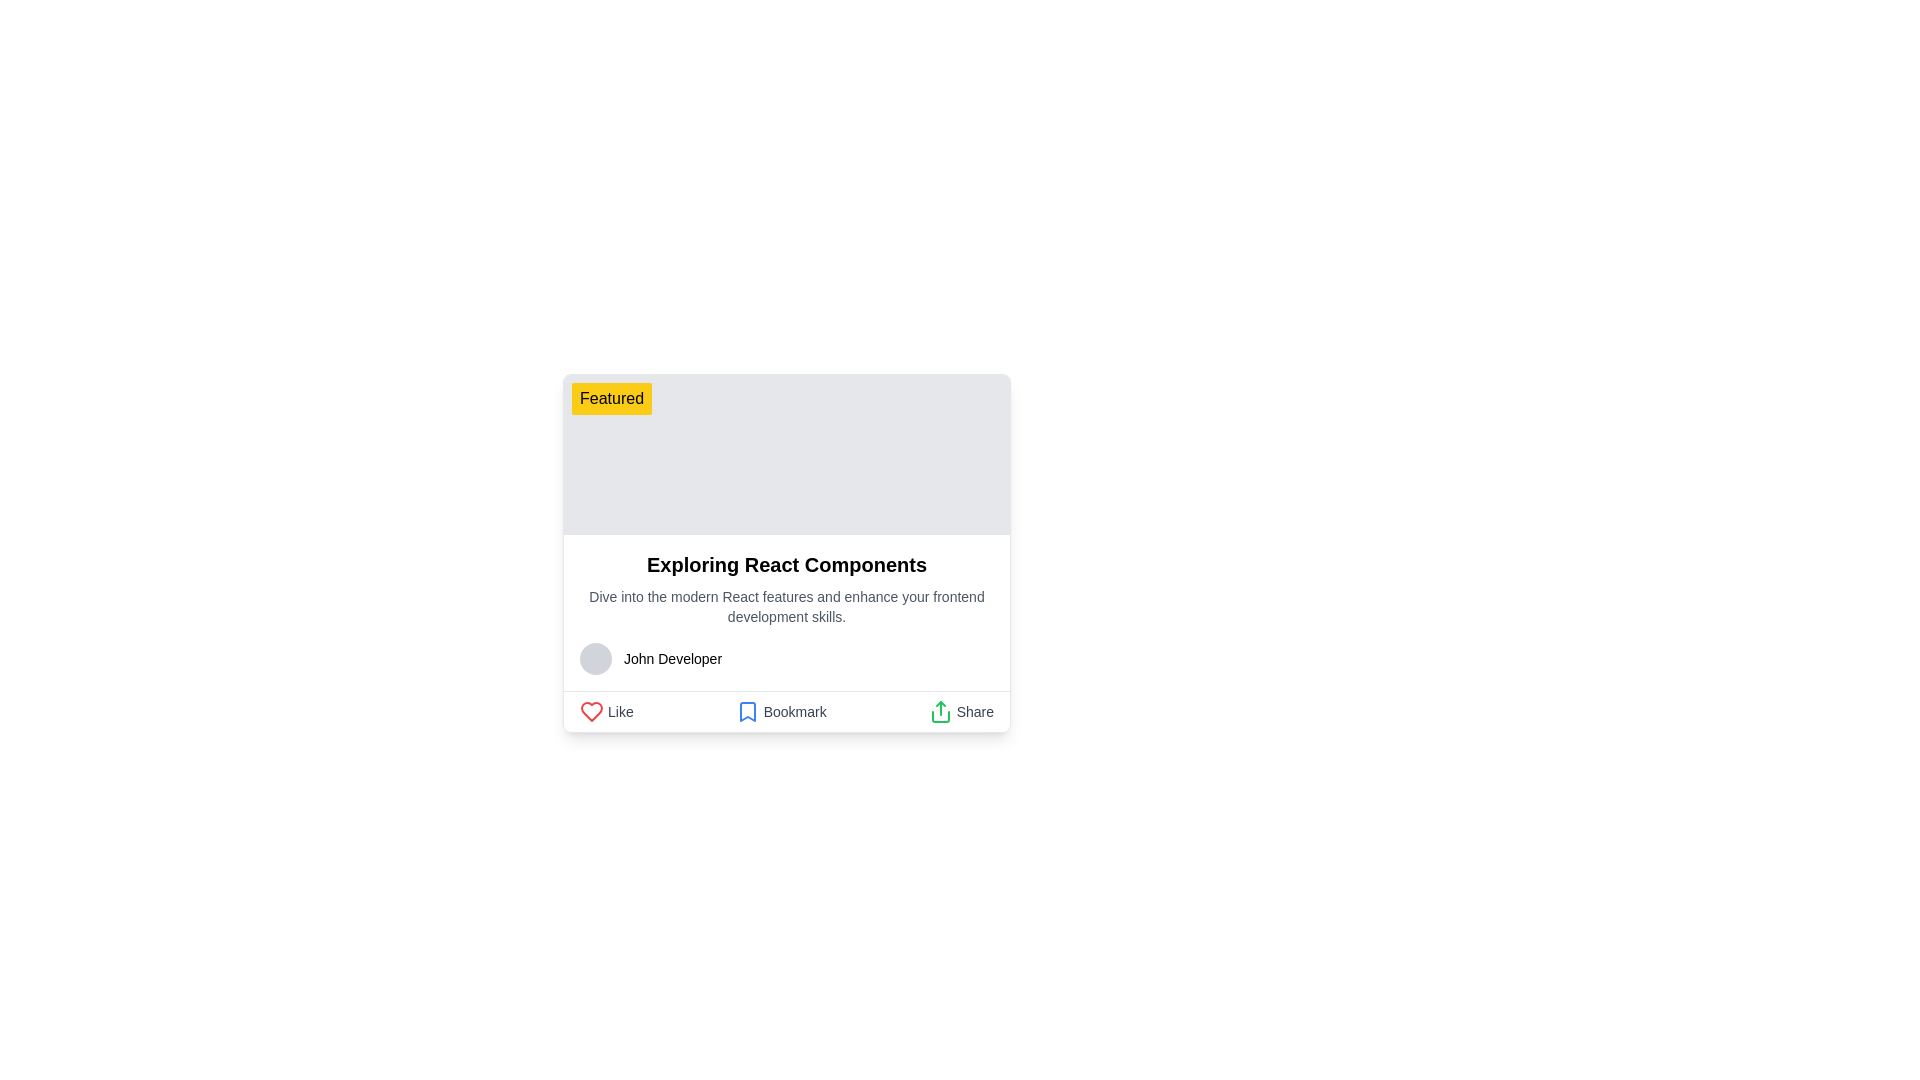  Describe the element at coordinates (961, 711) in the screenshot. I see `the green share button that has an upward arrow icon and the word 'Share' in gray text, located at the rightmost position of three buttons at the bottom of a content card` at that location.